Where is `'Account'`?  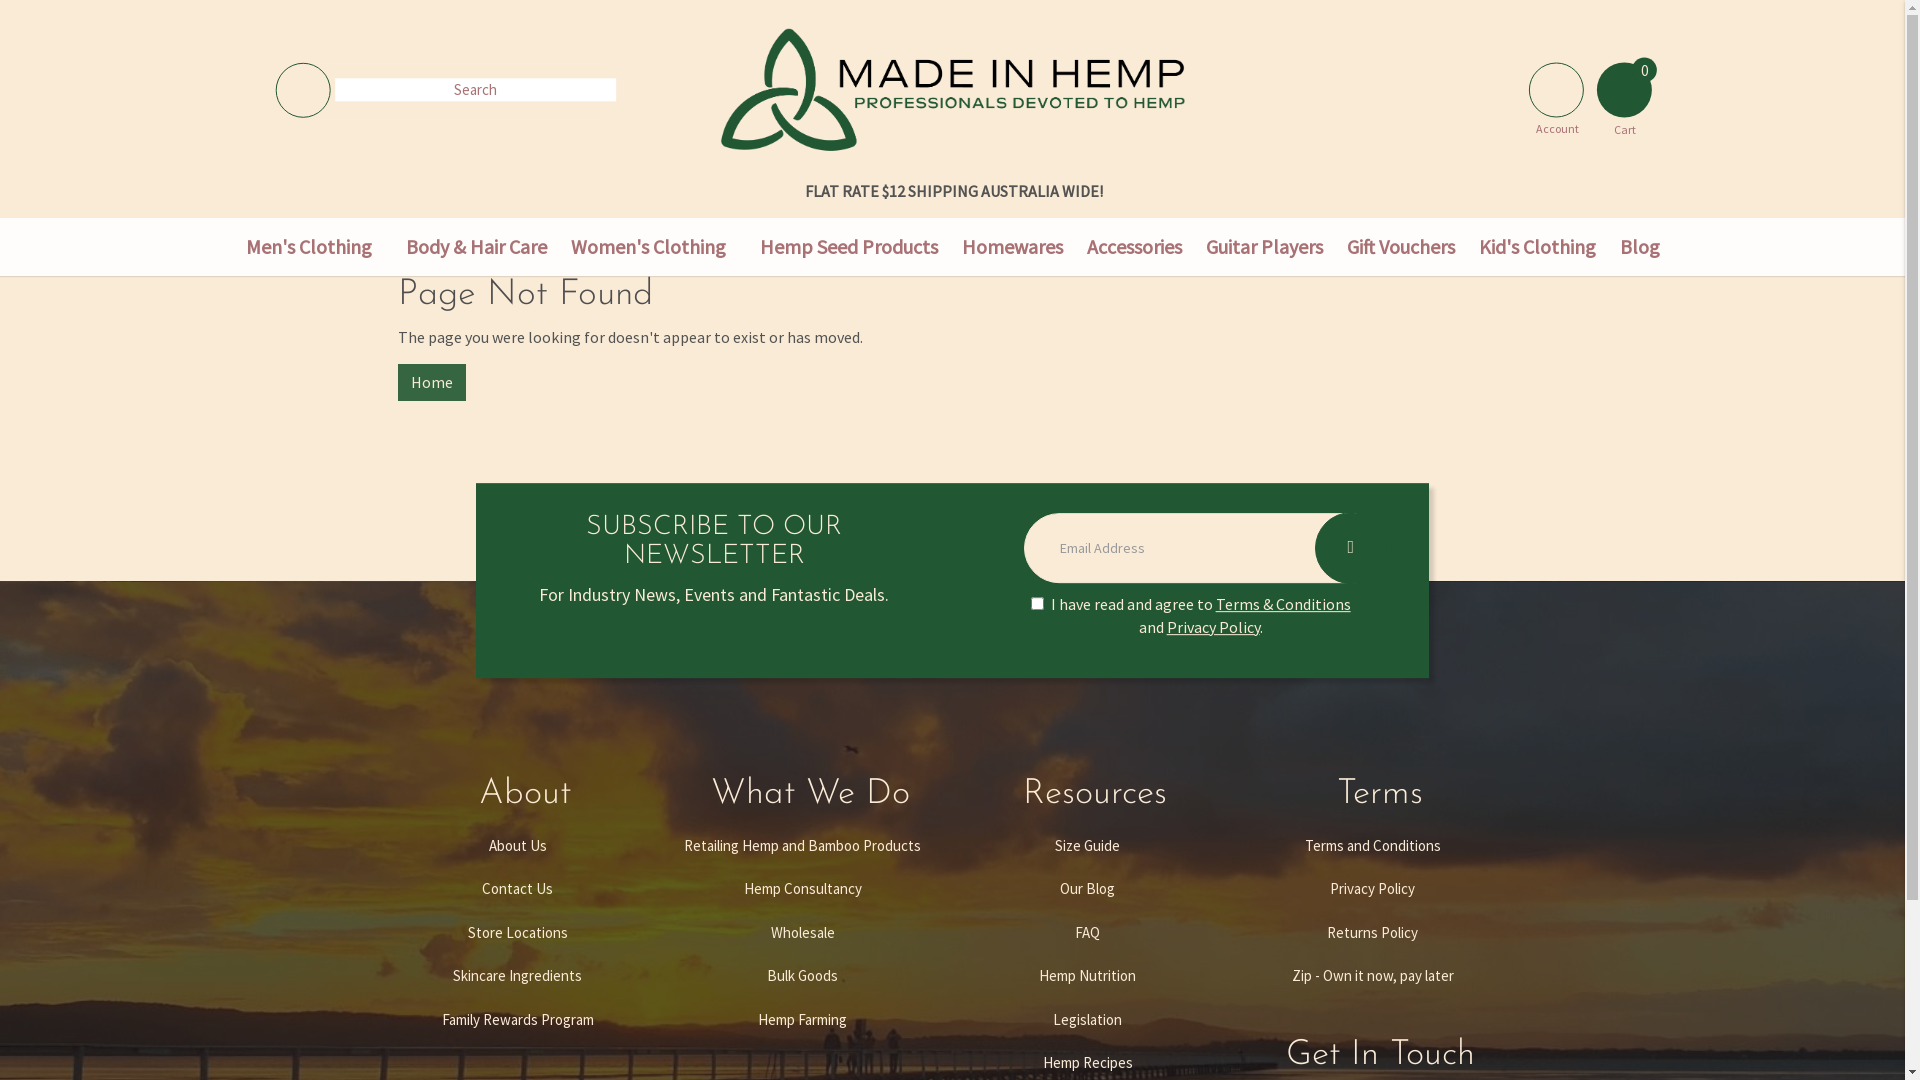
'Account' is located at coordinates (1518, 83).